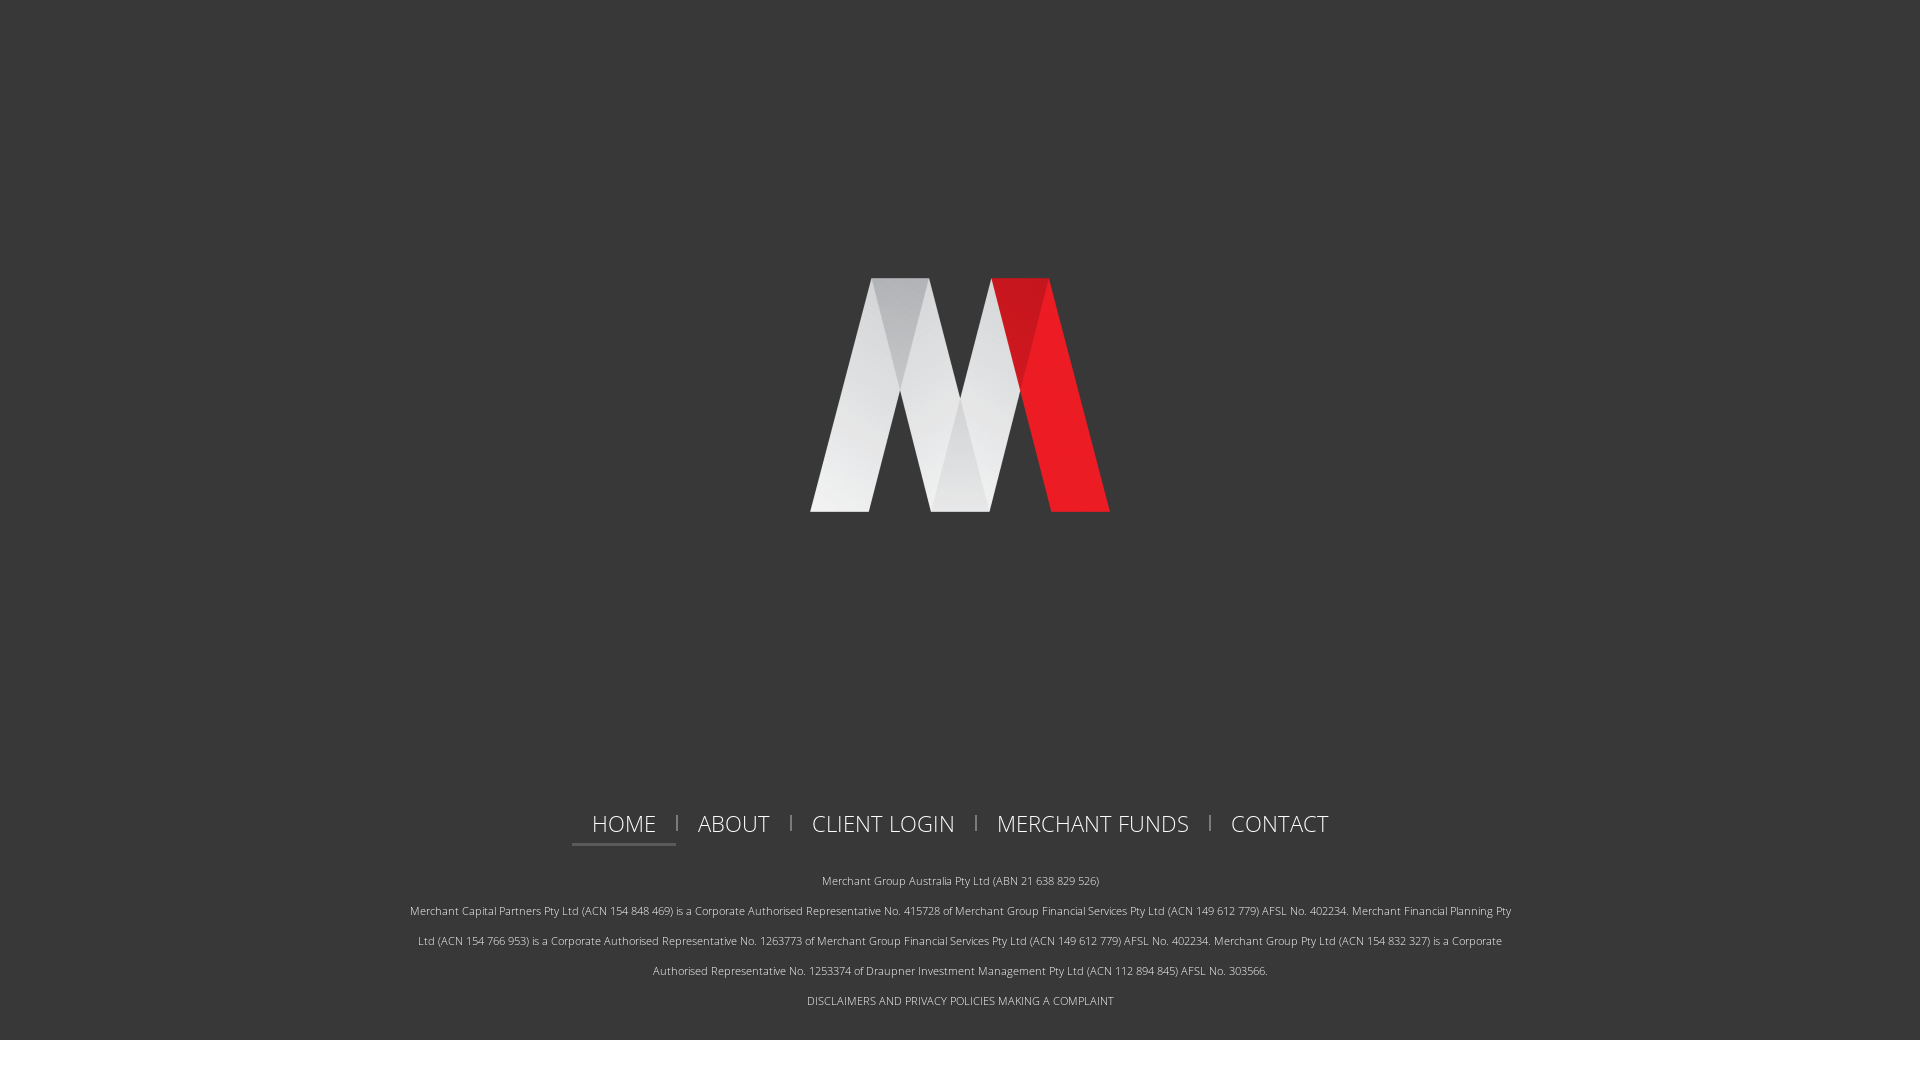 The image size is (1920, 1080). Describe the element at coordinates (623, 822) in the screenshot. I see `'HOME'` at that location.